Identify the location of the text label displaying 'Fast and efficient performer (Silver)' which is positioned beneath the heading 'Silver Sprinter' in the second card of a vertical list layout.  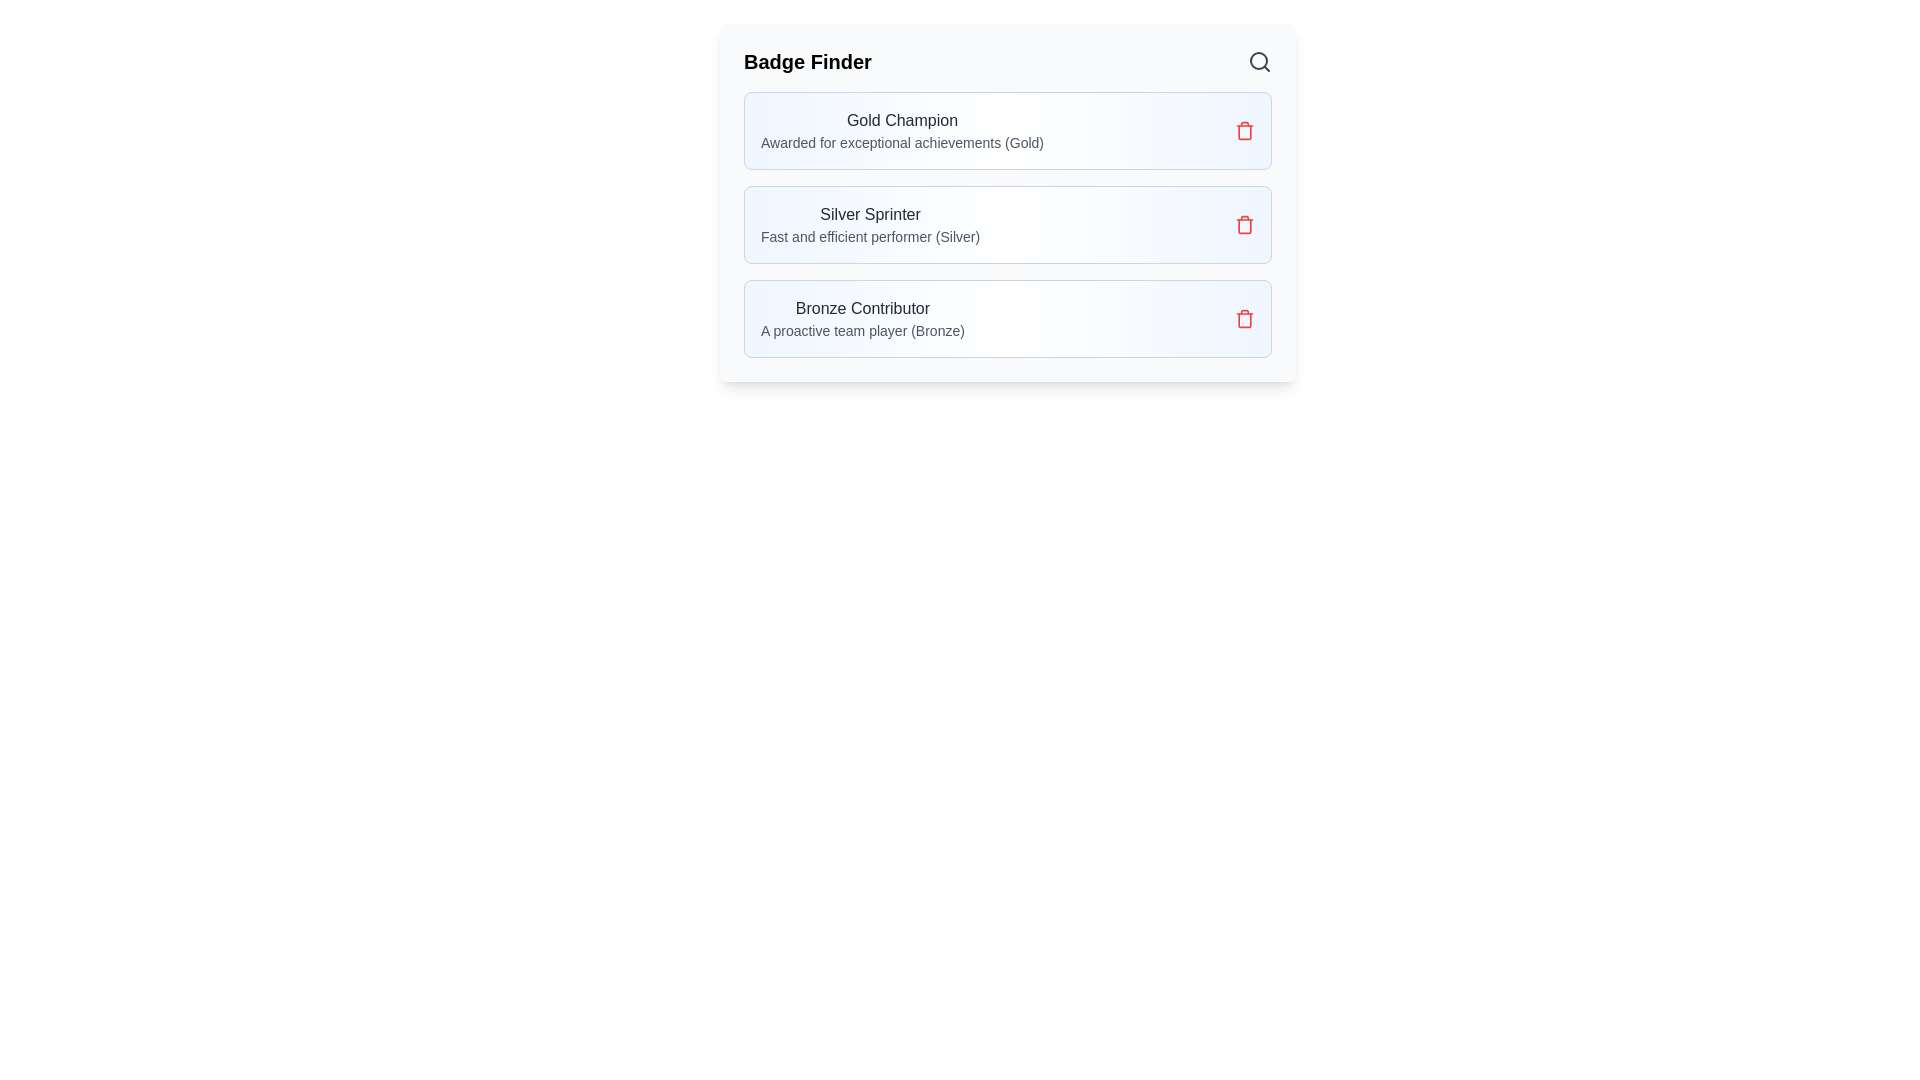
(870, 235).